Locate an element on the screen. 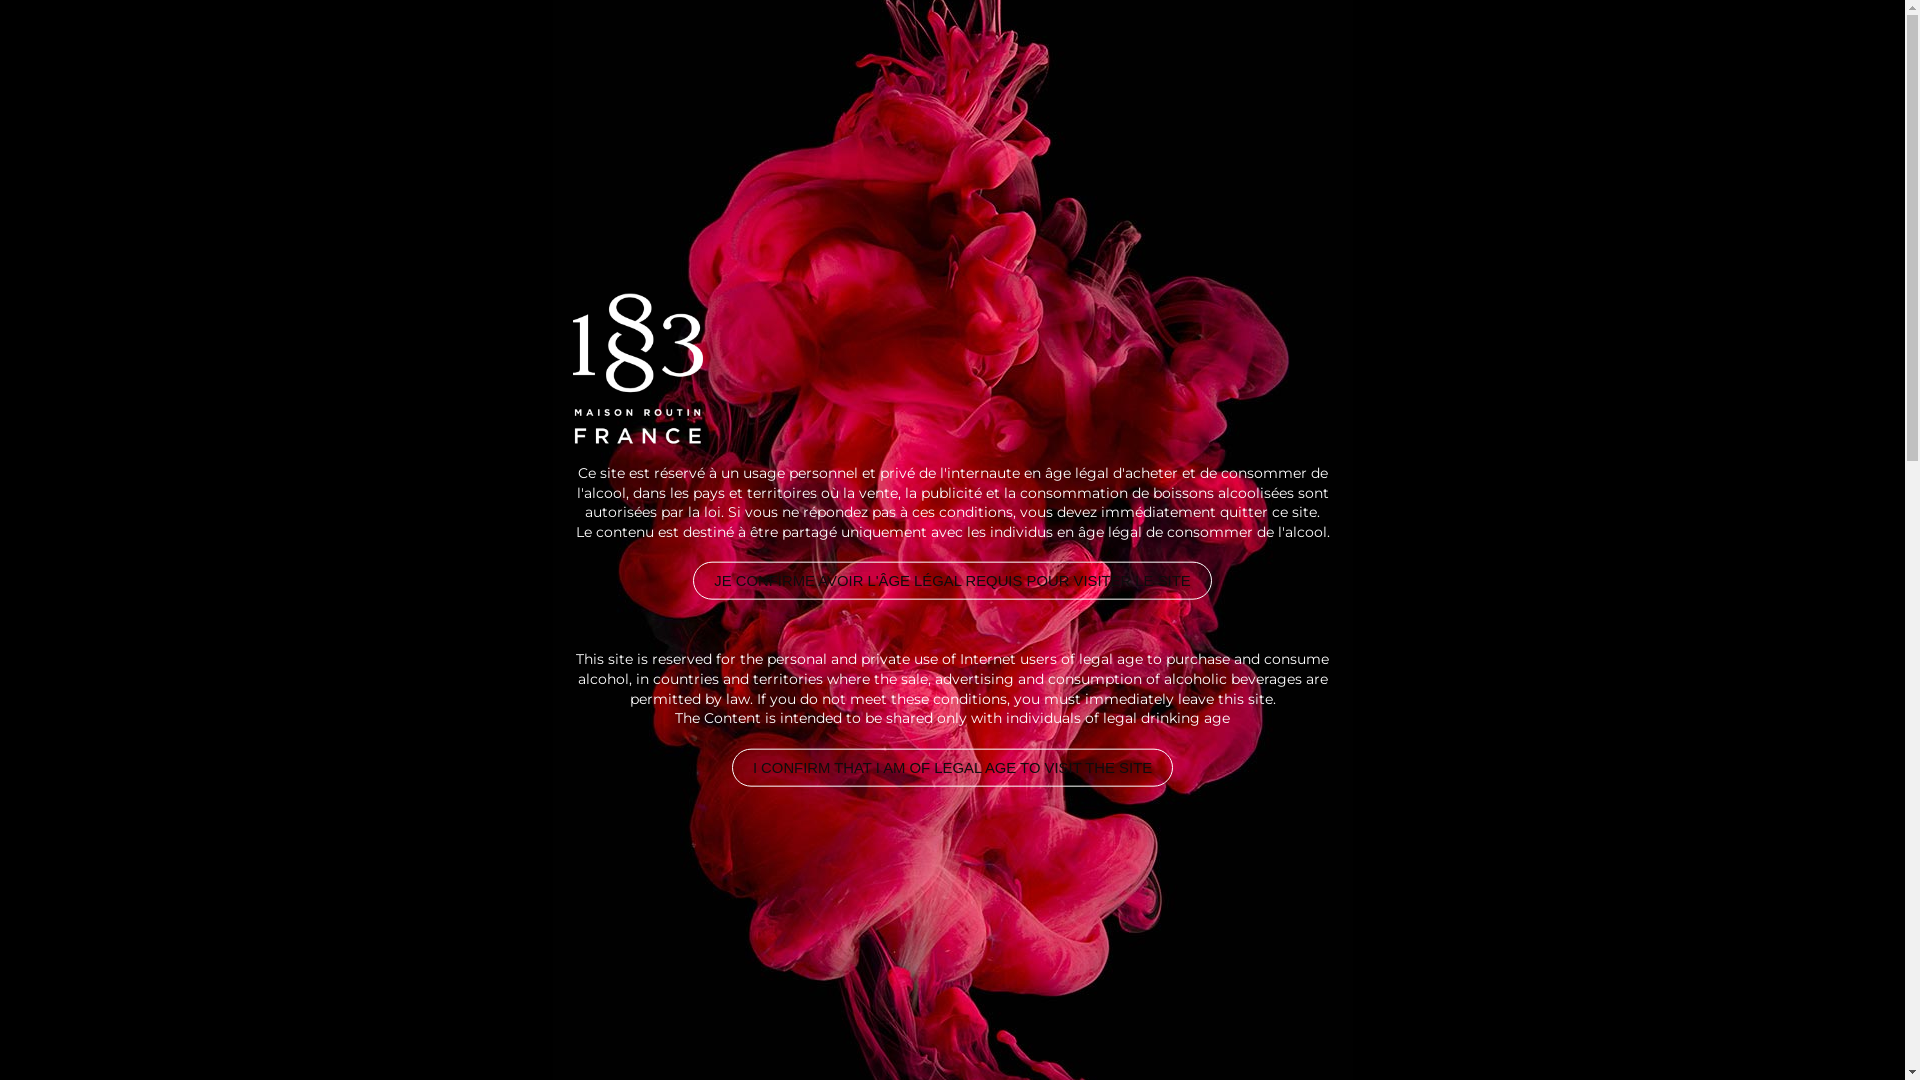  'EXCEPTIONAL SYRUPS' is located at coordinates (862, 80).